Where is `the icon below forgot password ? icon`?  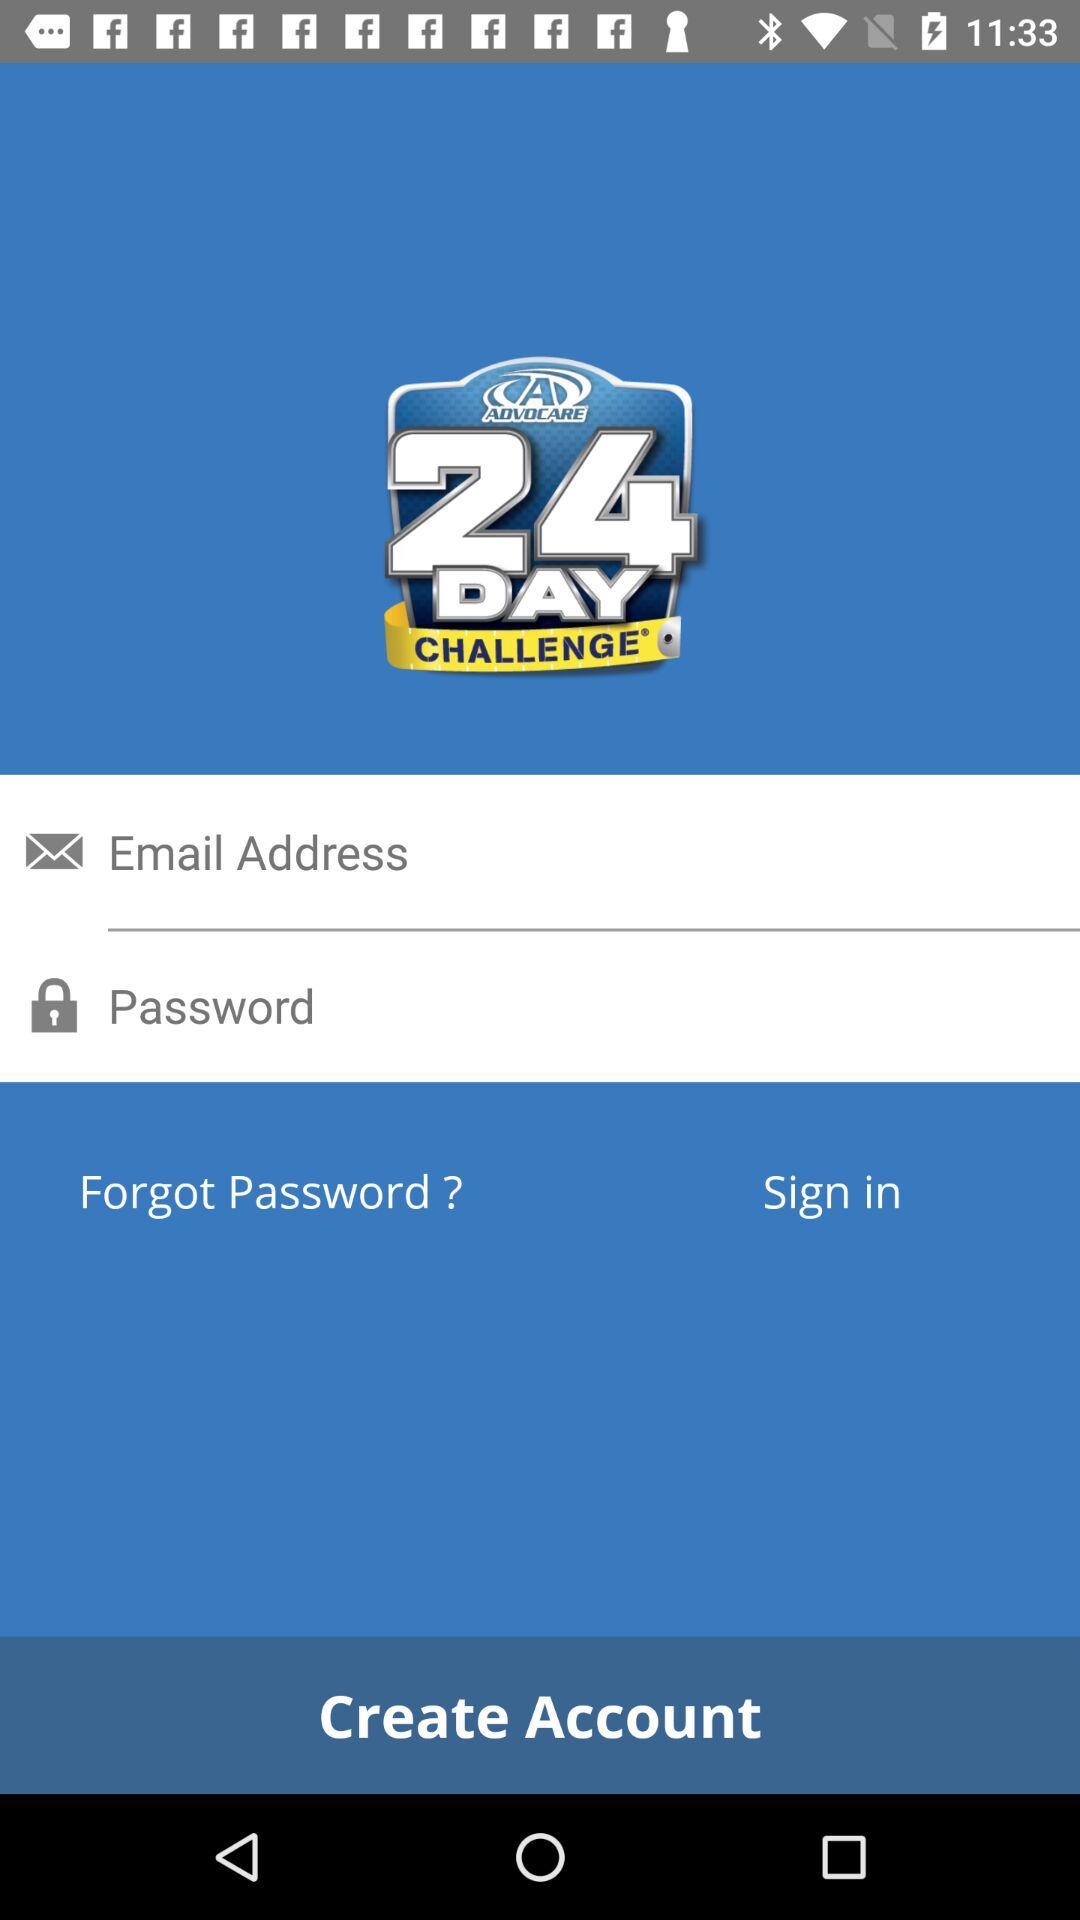
the icon below forgot password ? icon is located at coordinates (540, 1714).